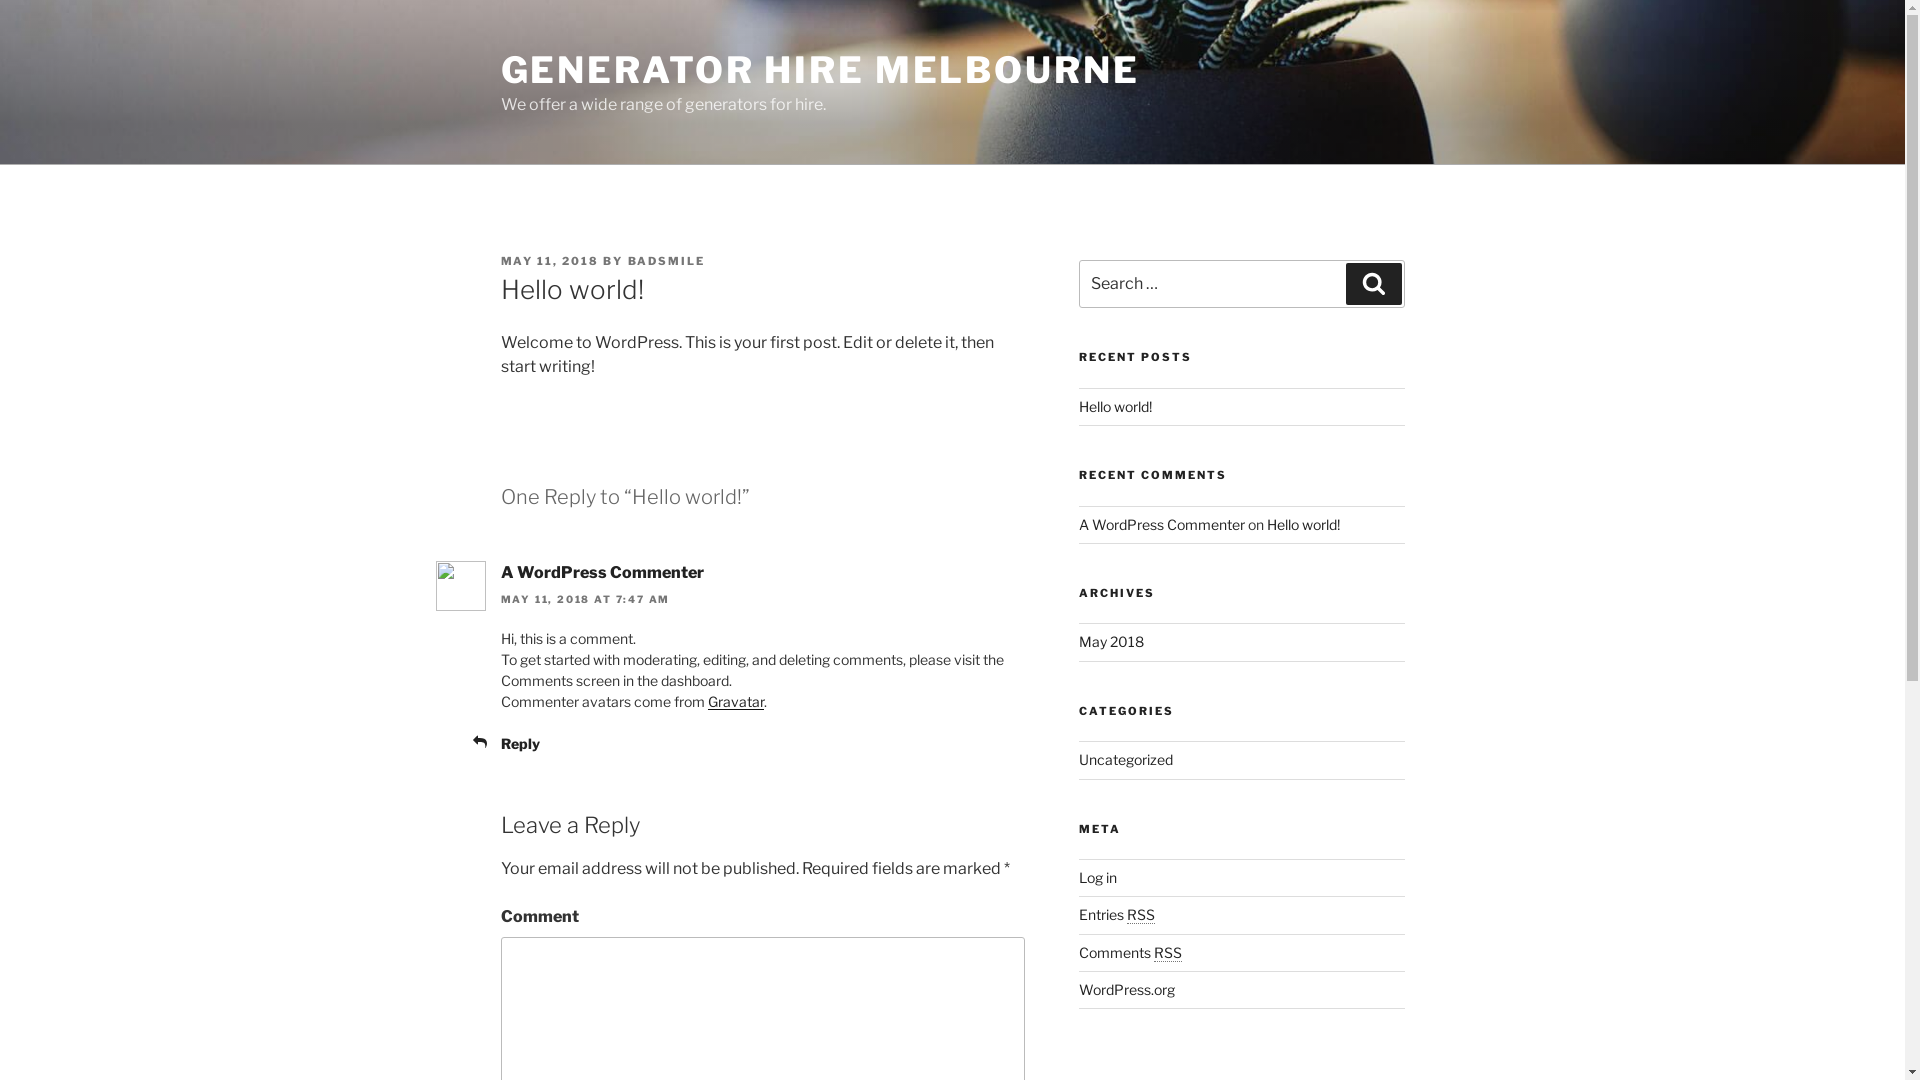 This screenshot has width=1920, height=1080. Describe the element at coordinates (1078, 759) in the screenshot. I see `'Uncategorized'` at that location.